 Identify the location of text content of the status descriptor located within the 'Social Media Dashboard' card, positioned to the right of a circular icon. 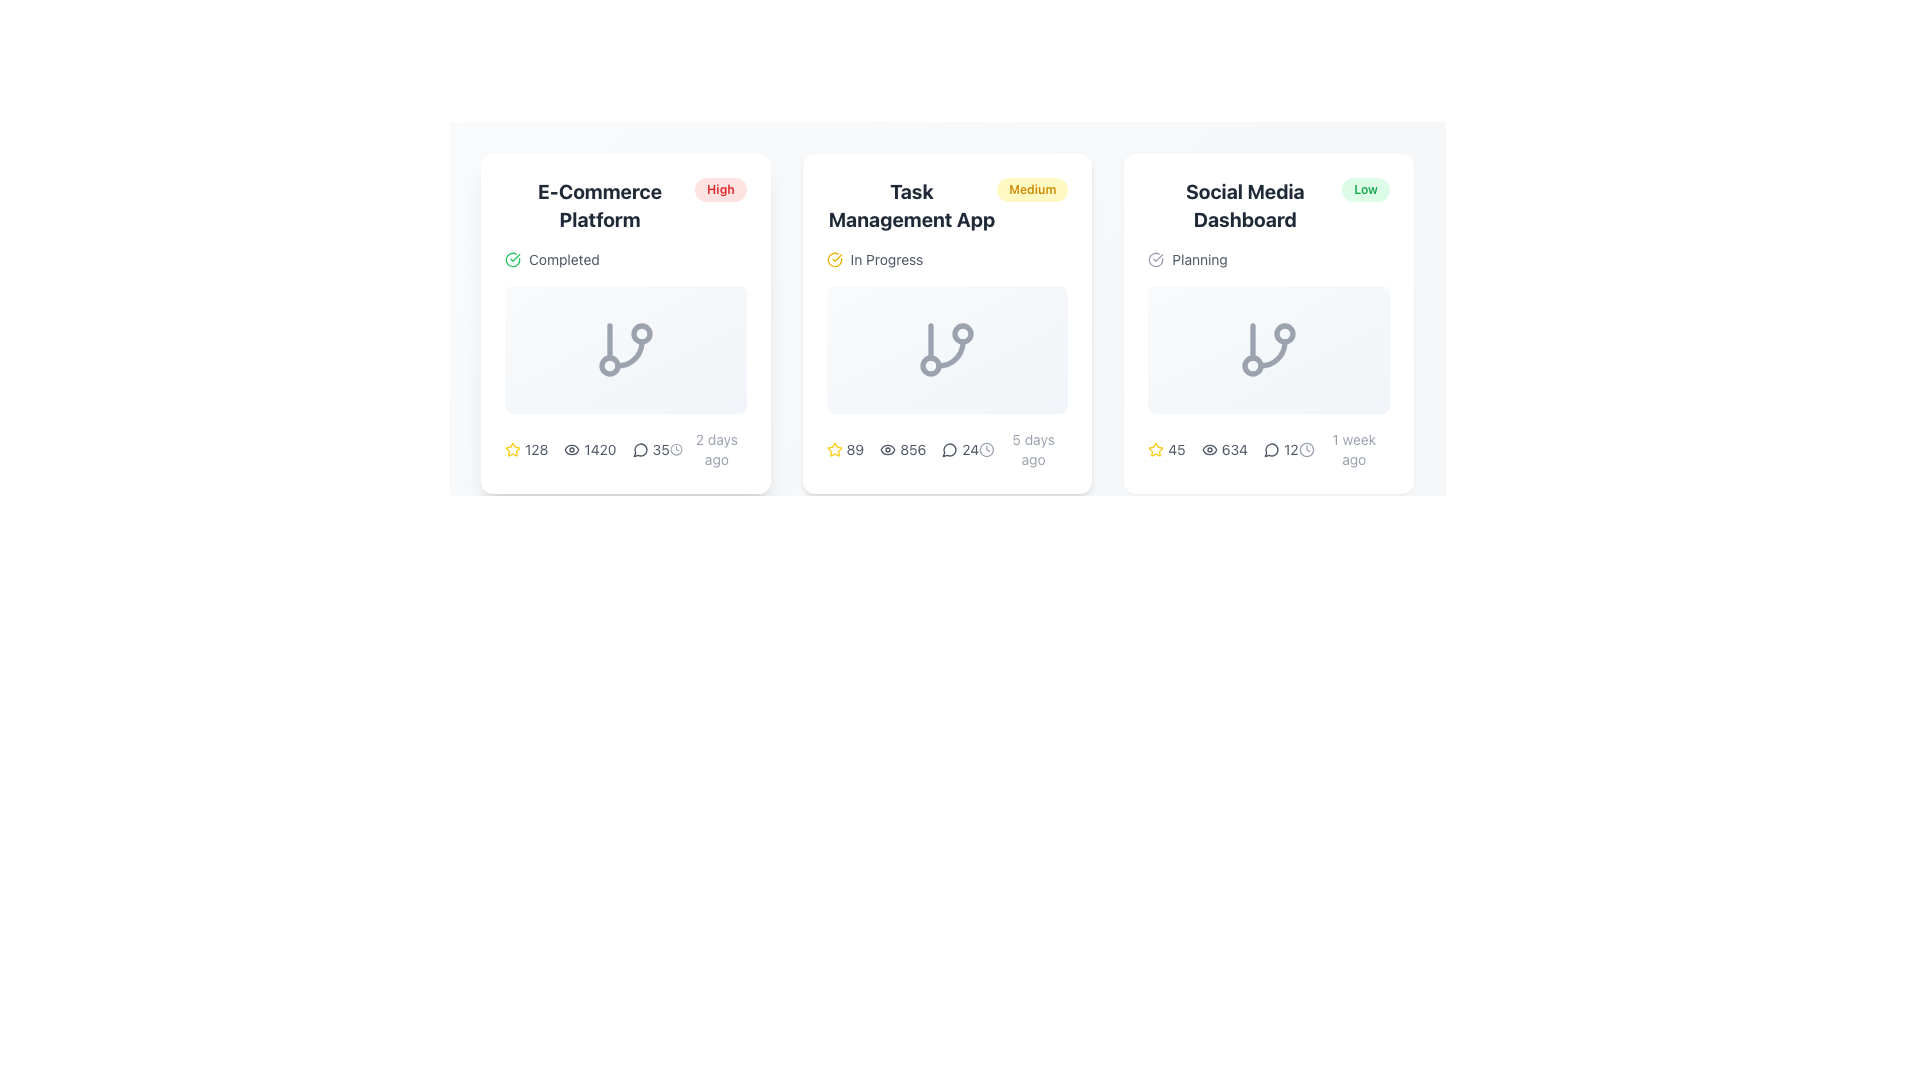
(1200, 258).